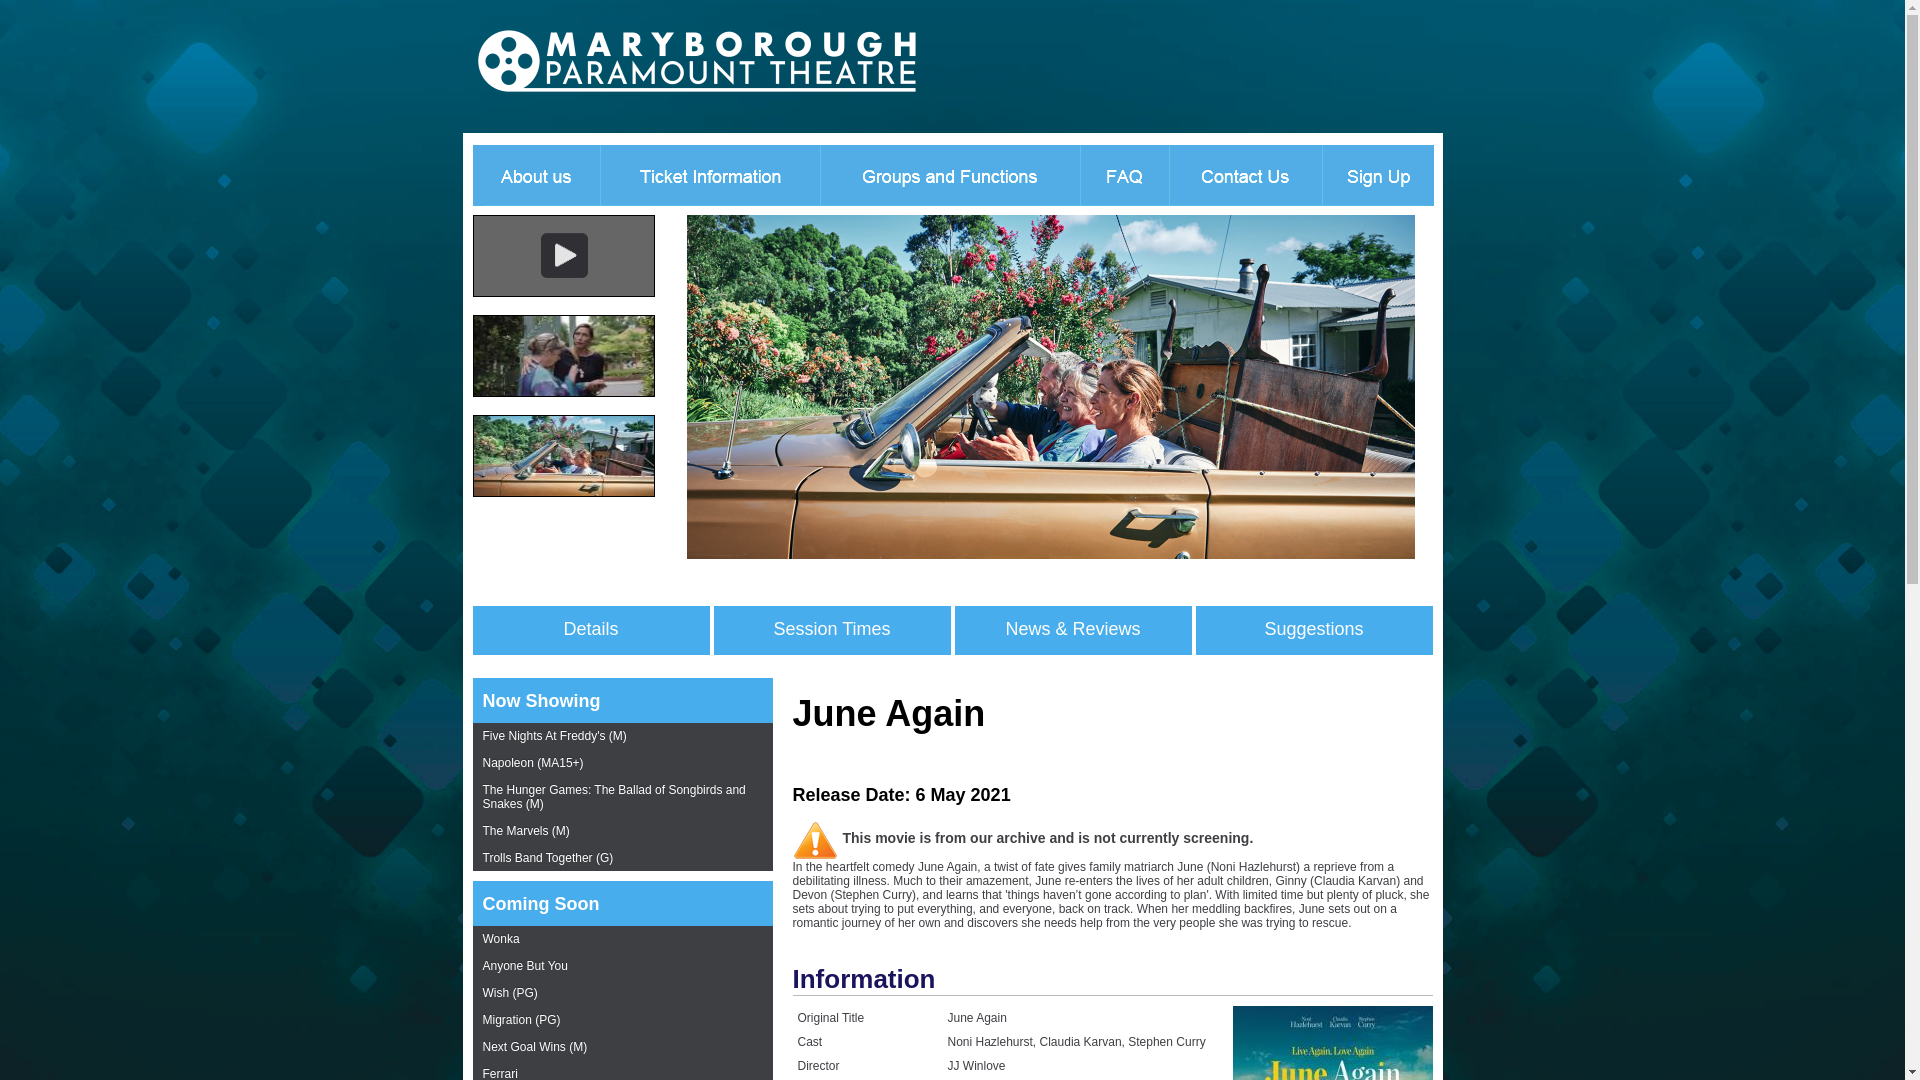 Image resolution: width=1920 pixels, height=1080 pixels. Describe the element at coordinates (621, 736) in the screenshot. I see `'Five Nights At Freddy's (M)'` at that location.